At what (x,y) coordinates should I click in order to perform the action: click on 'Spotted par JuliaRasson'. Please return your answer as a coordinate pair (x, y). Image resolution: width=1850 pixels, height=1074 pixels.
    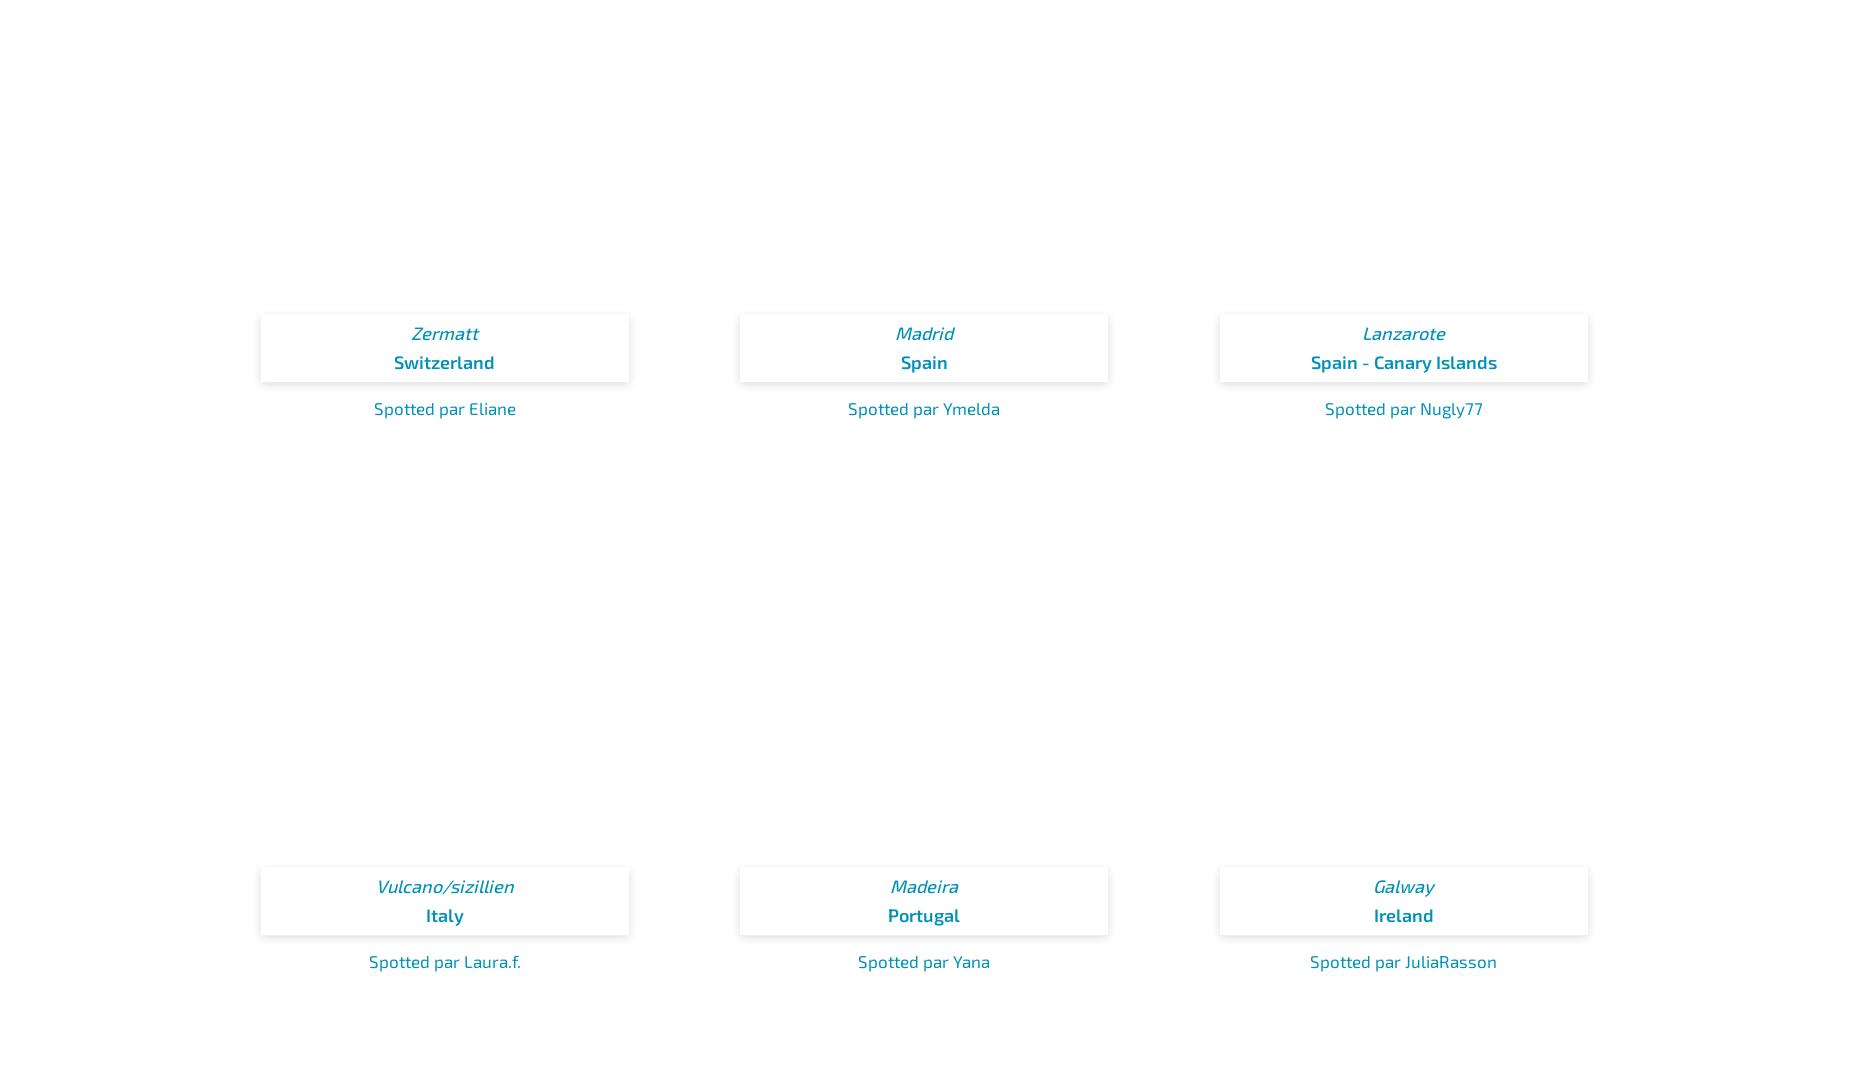
    Looking at the image, I should click on (1403, 960).